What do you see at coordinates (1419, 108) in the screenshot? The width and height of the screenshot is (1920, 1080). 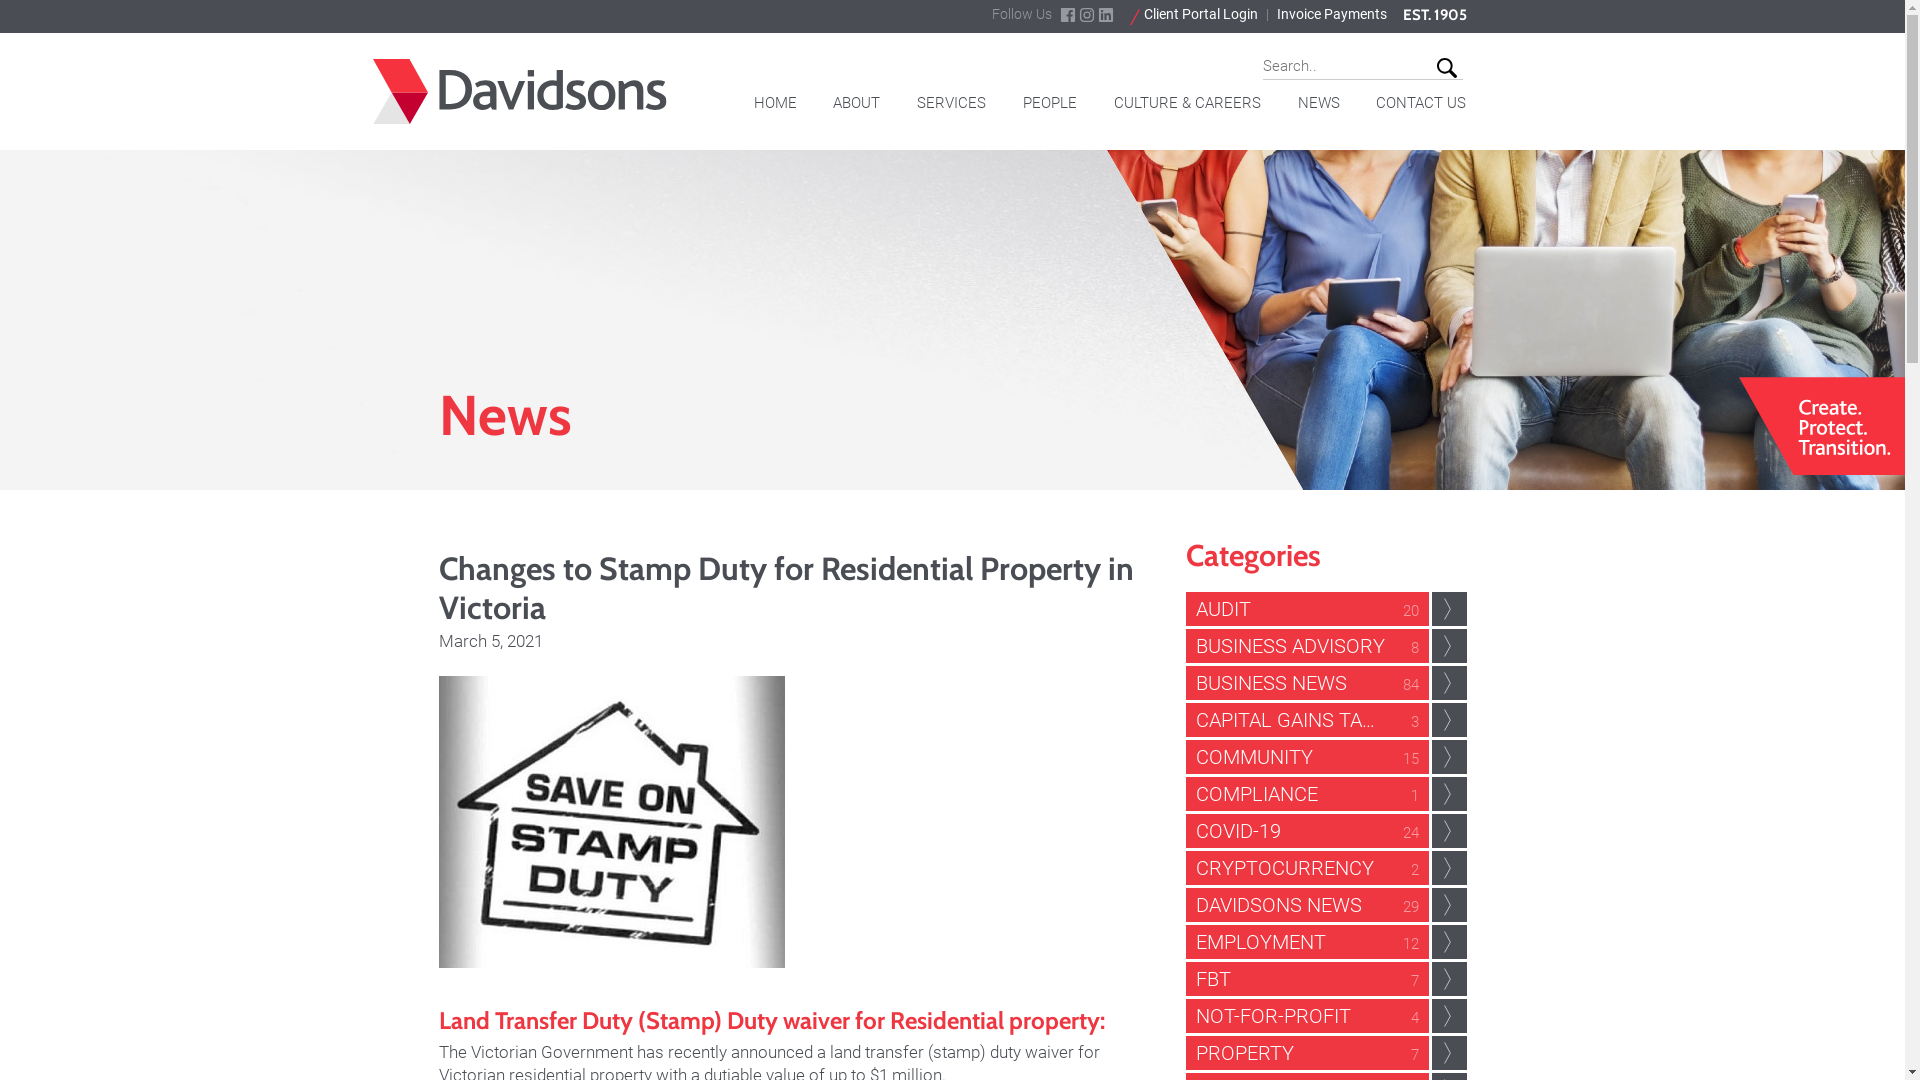 I see `'CONTACT US'` at bounding box center [1419, 108].